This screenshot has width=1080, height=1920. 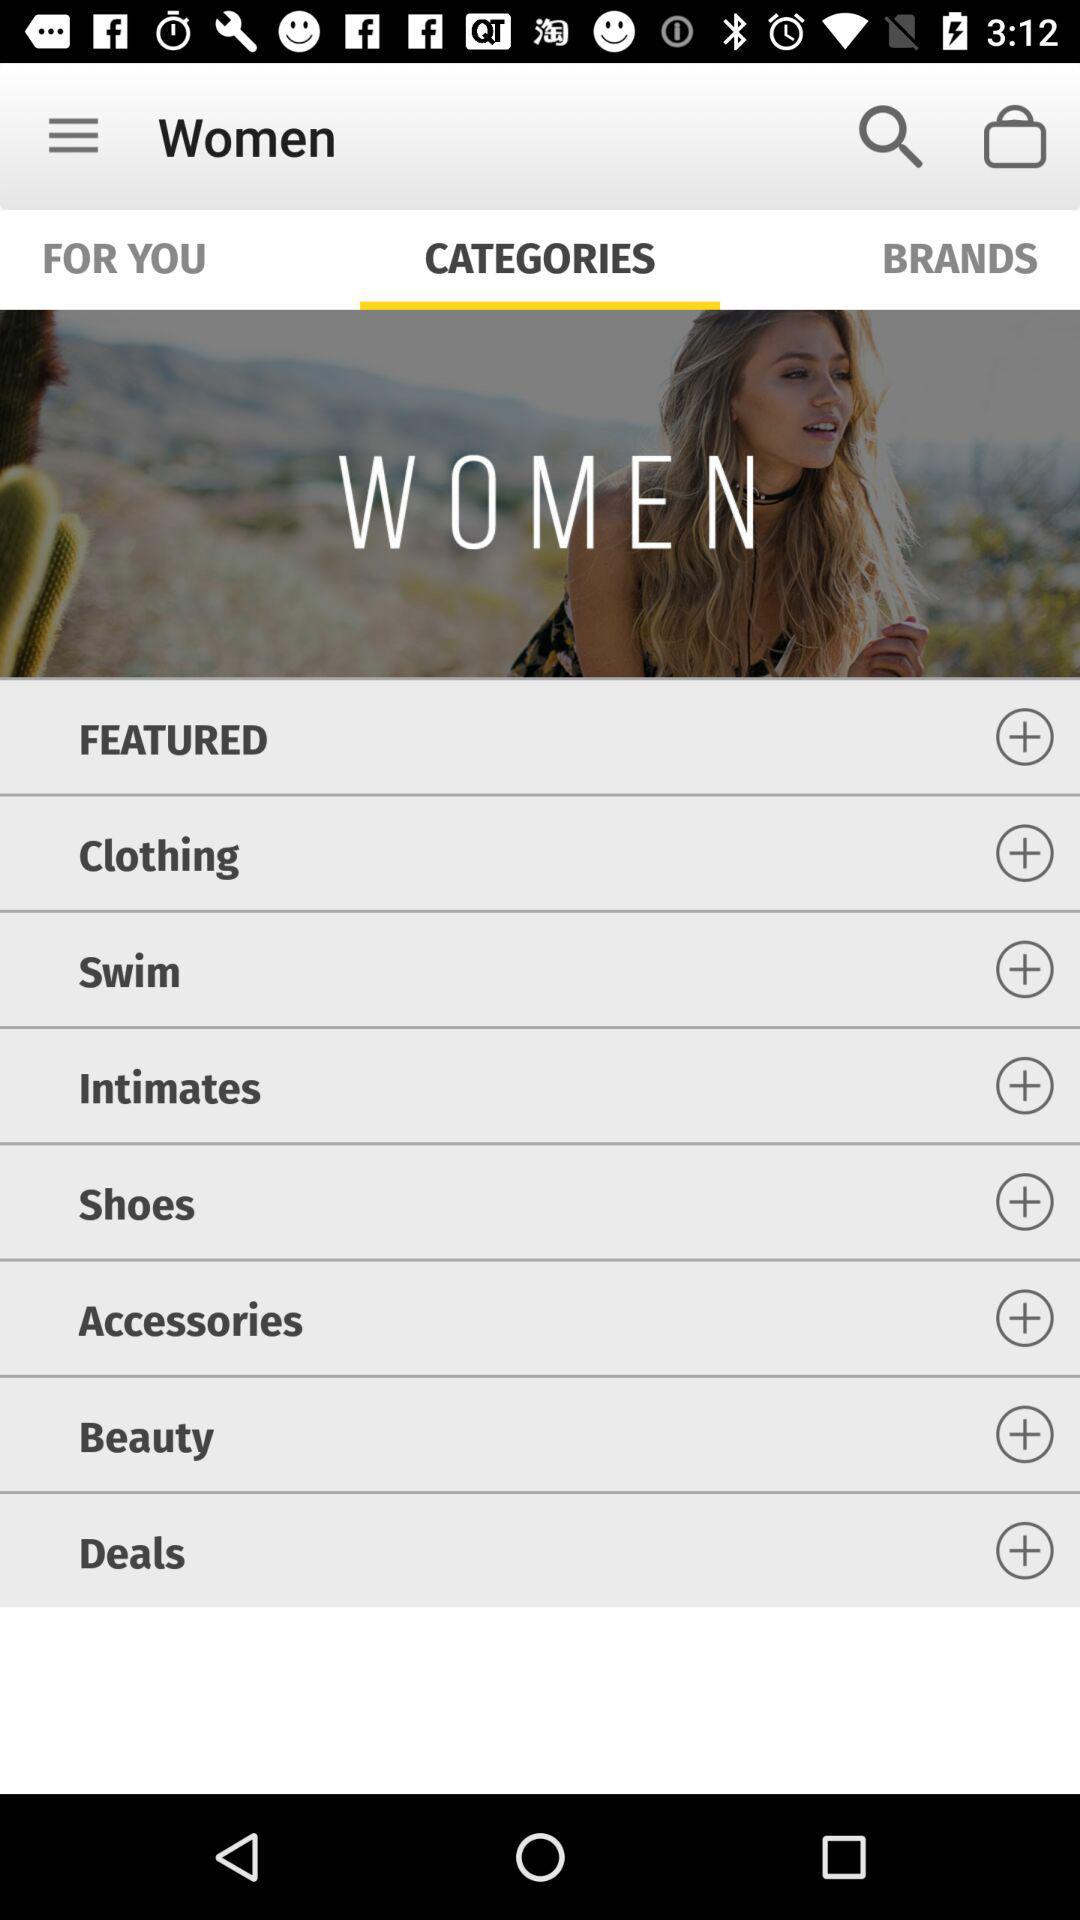 I want to click on for you item, so click(x=124, y=254).